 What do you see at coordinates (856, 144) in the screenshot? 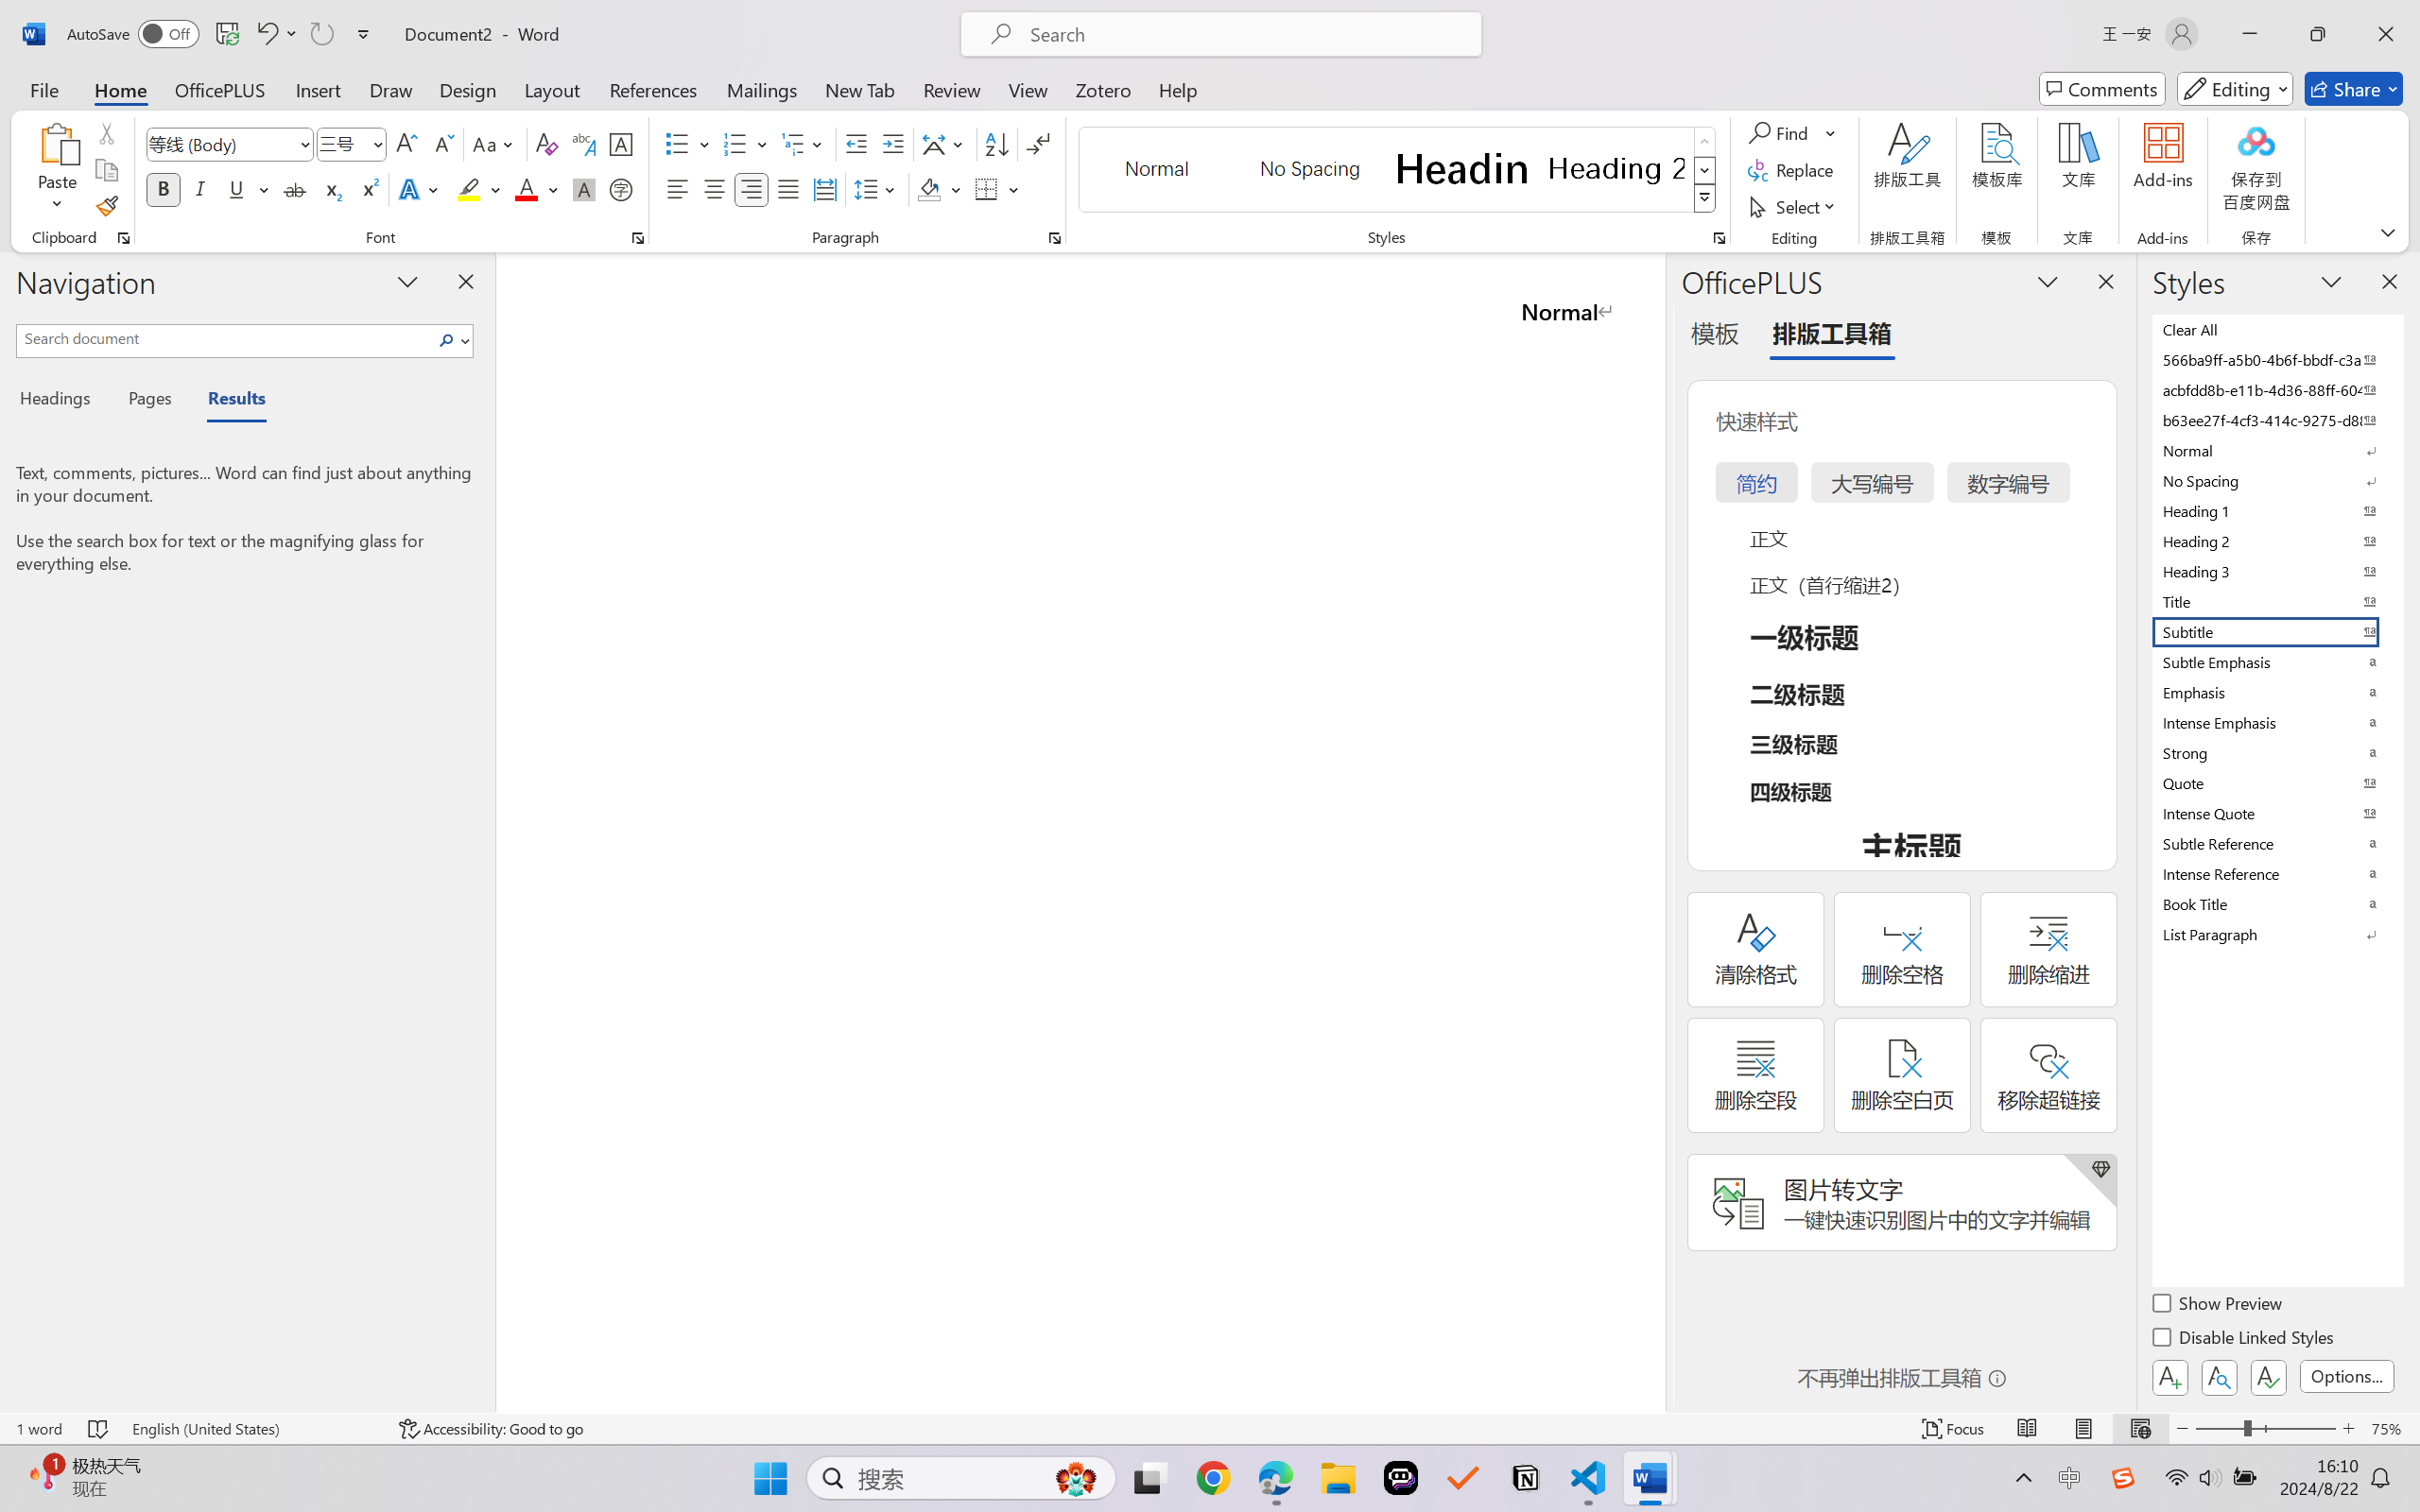
I see `'Decrease Indent'` at bounding box center [856, 144].